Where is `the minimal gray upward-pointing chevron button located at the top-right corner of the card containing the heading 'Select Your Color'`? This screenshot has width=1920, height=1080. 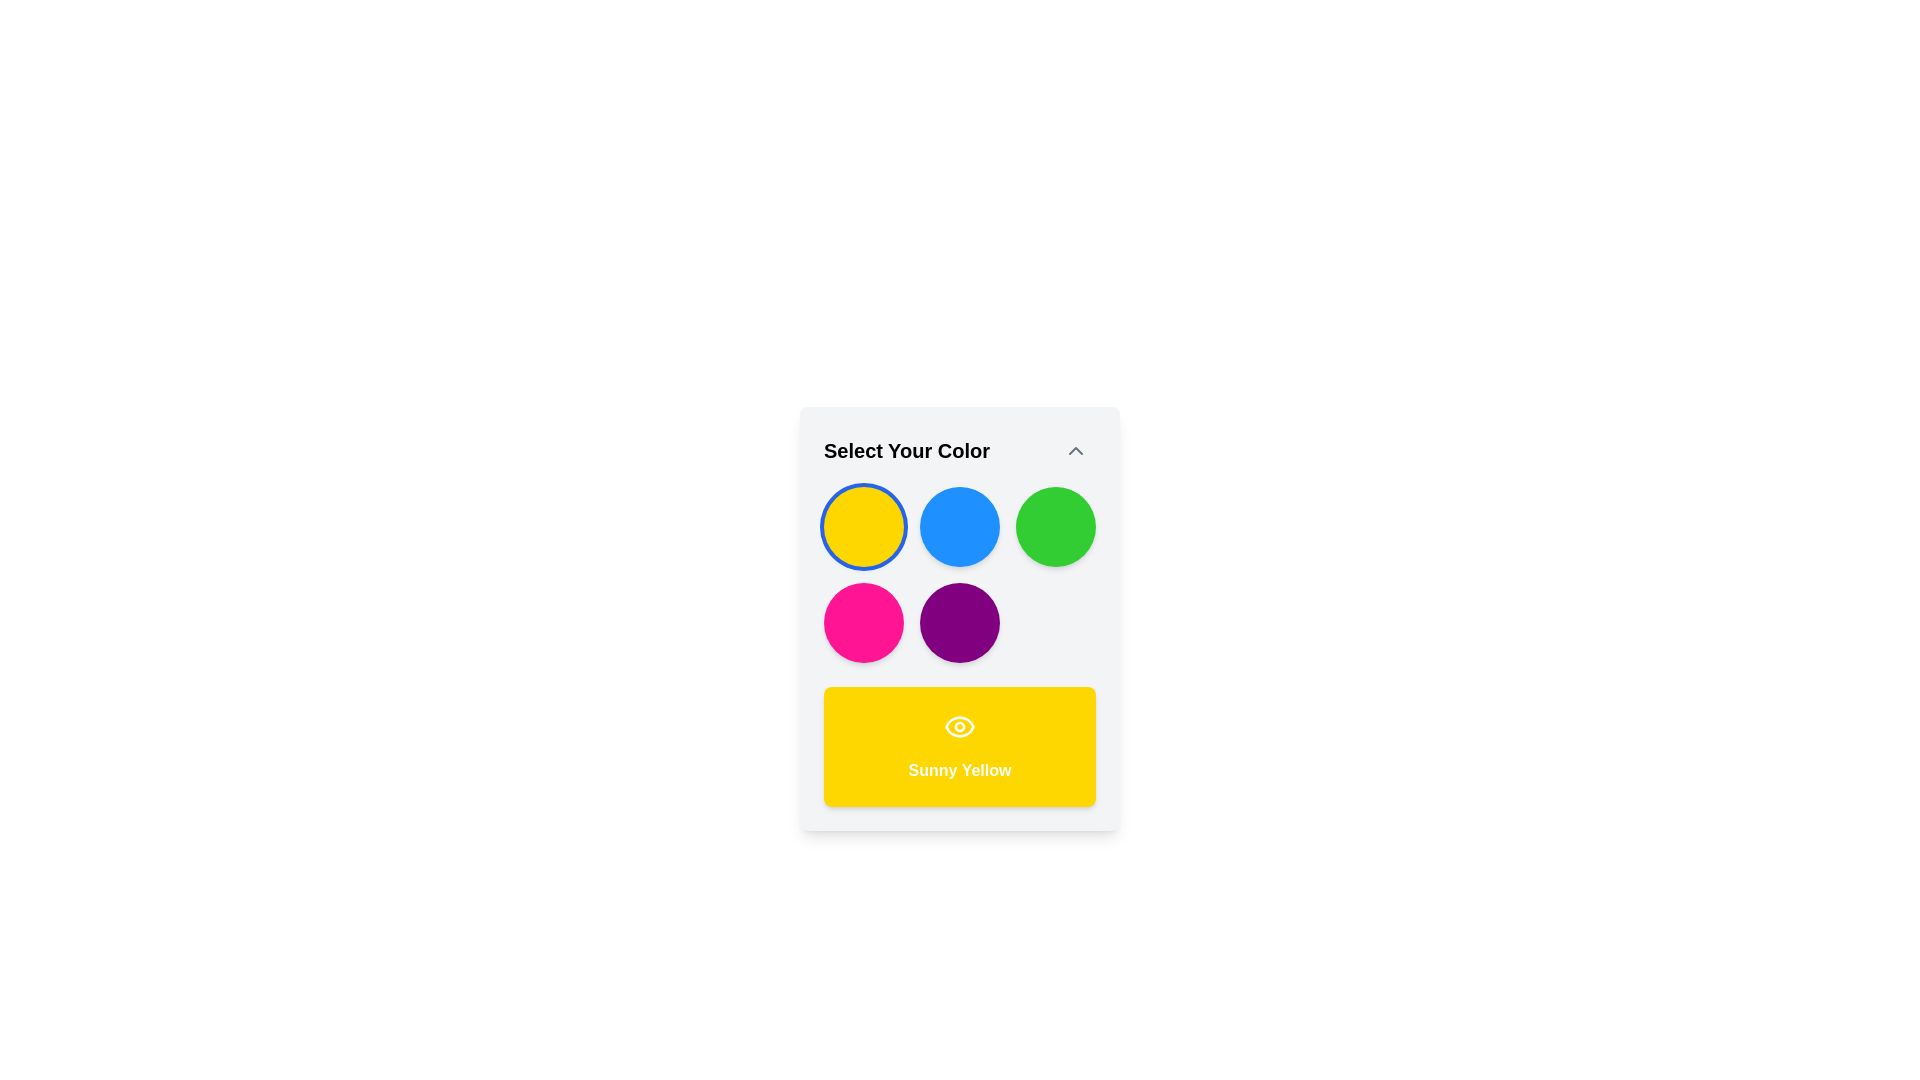 the minimal gray upward-pointing chevron button located at the top-right corner of the card containing the heading 'Select Your Color' is located at coordinates (1074, 451).